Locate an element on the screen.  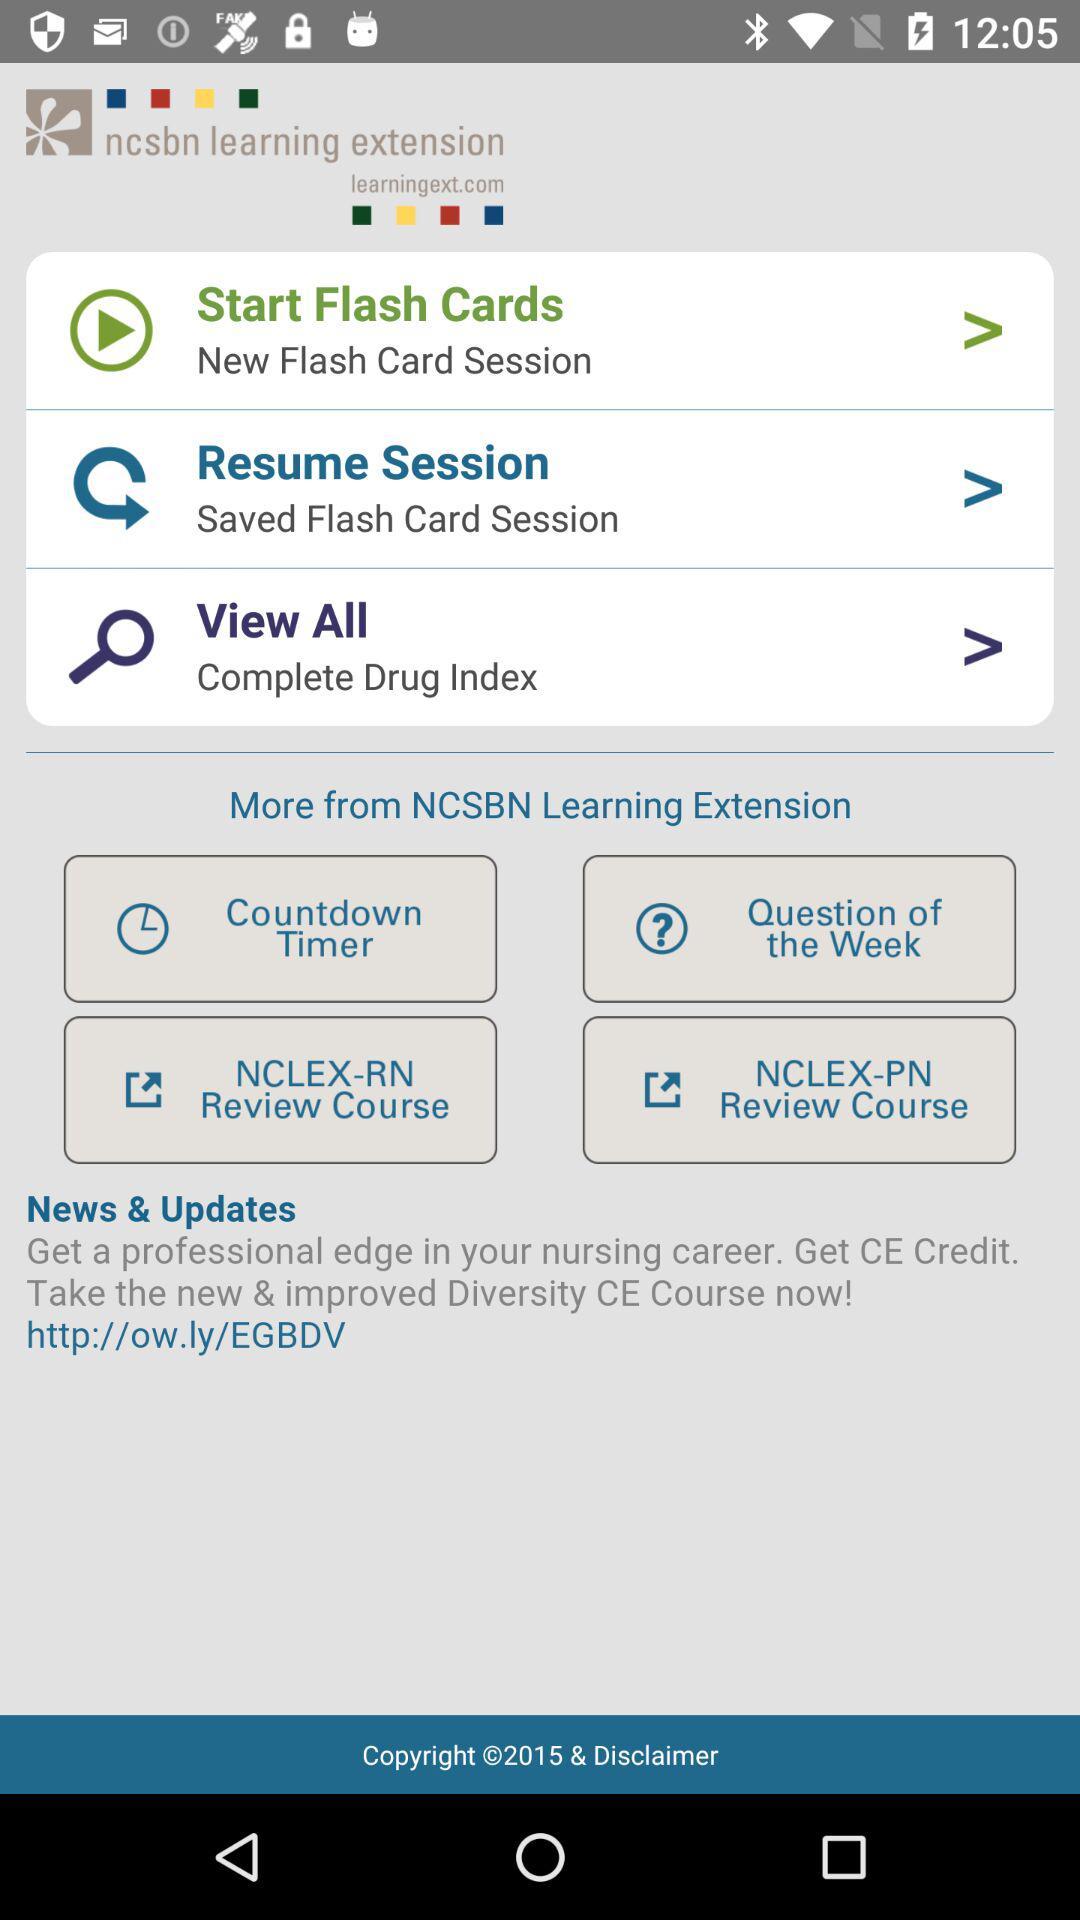
display screen is located at coordinates (540, 1438).